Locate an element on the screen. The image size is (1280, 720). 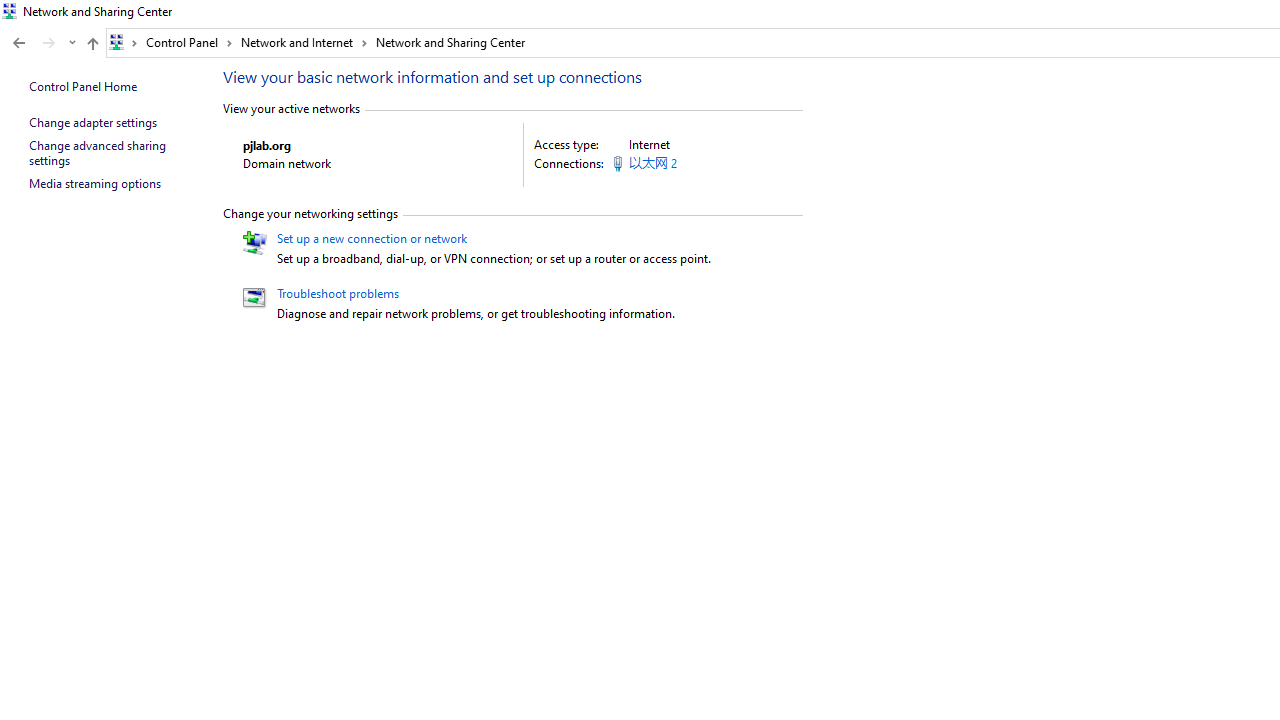
'Control Panel Home' is located at coordinates (82, 85).